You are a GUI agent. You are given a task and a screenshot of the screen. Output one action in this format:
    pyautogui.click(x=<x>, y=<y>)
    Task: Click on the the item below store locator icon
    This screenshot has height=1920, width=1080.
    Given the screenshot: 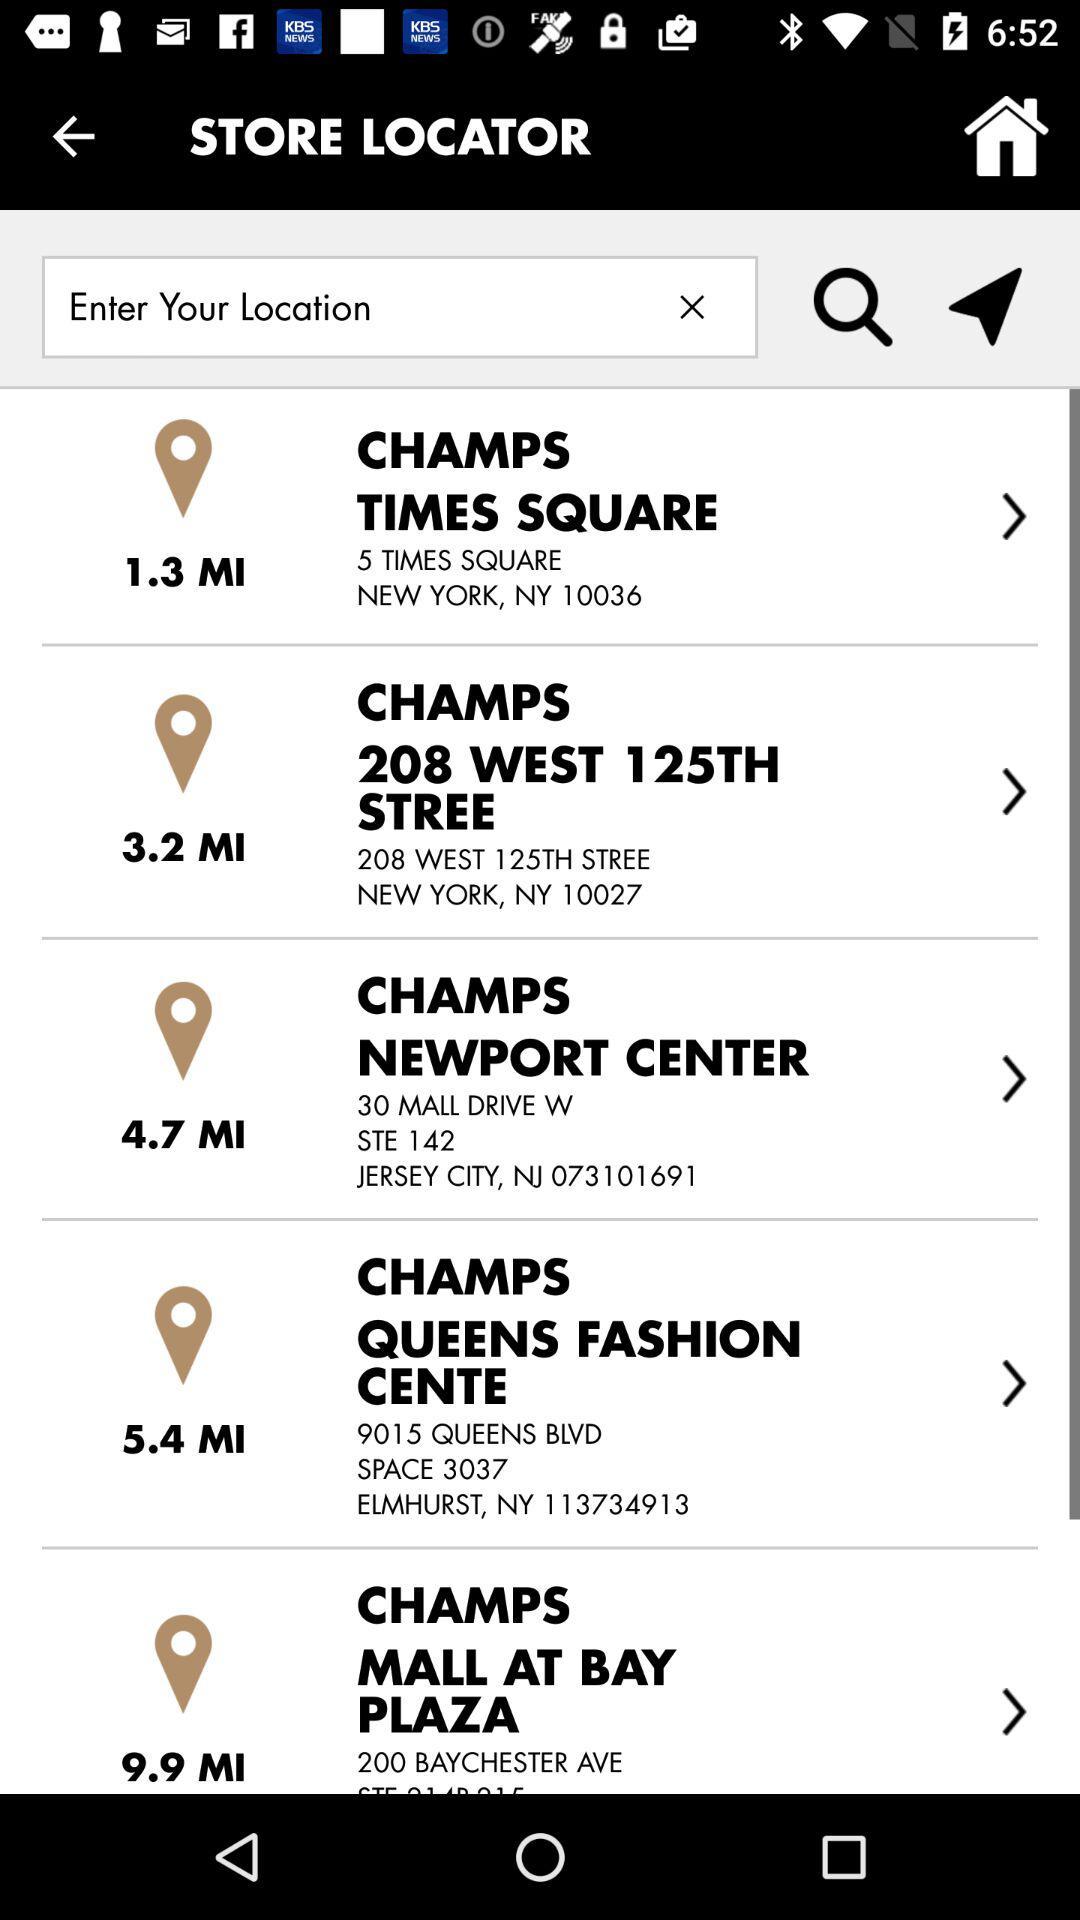 What is the action you would take?
    pyautogui.click(x=853, y=306)
    